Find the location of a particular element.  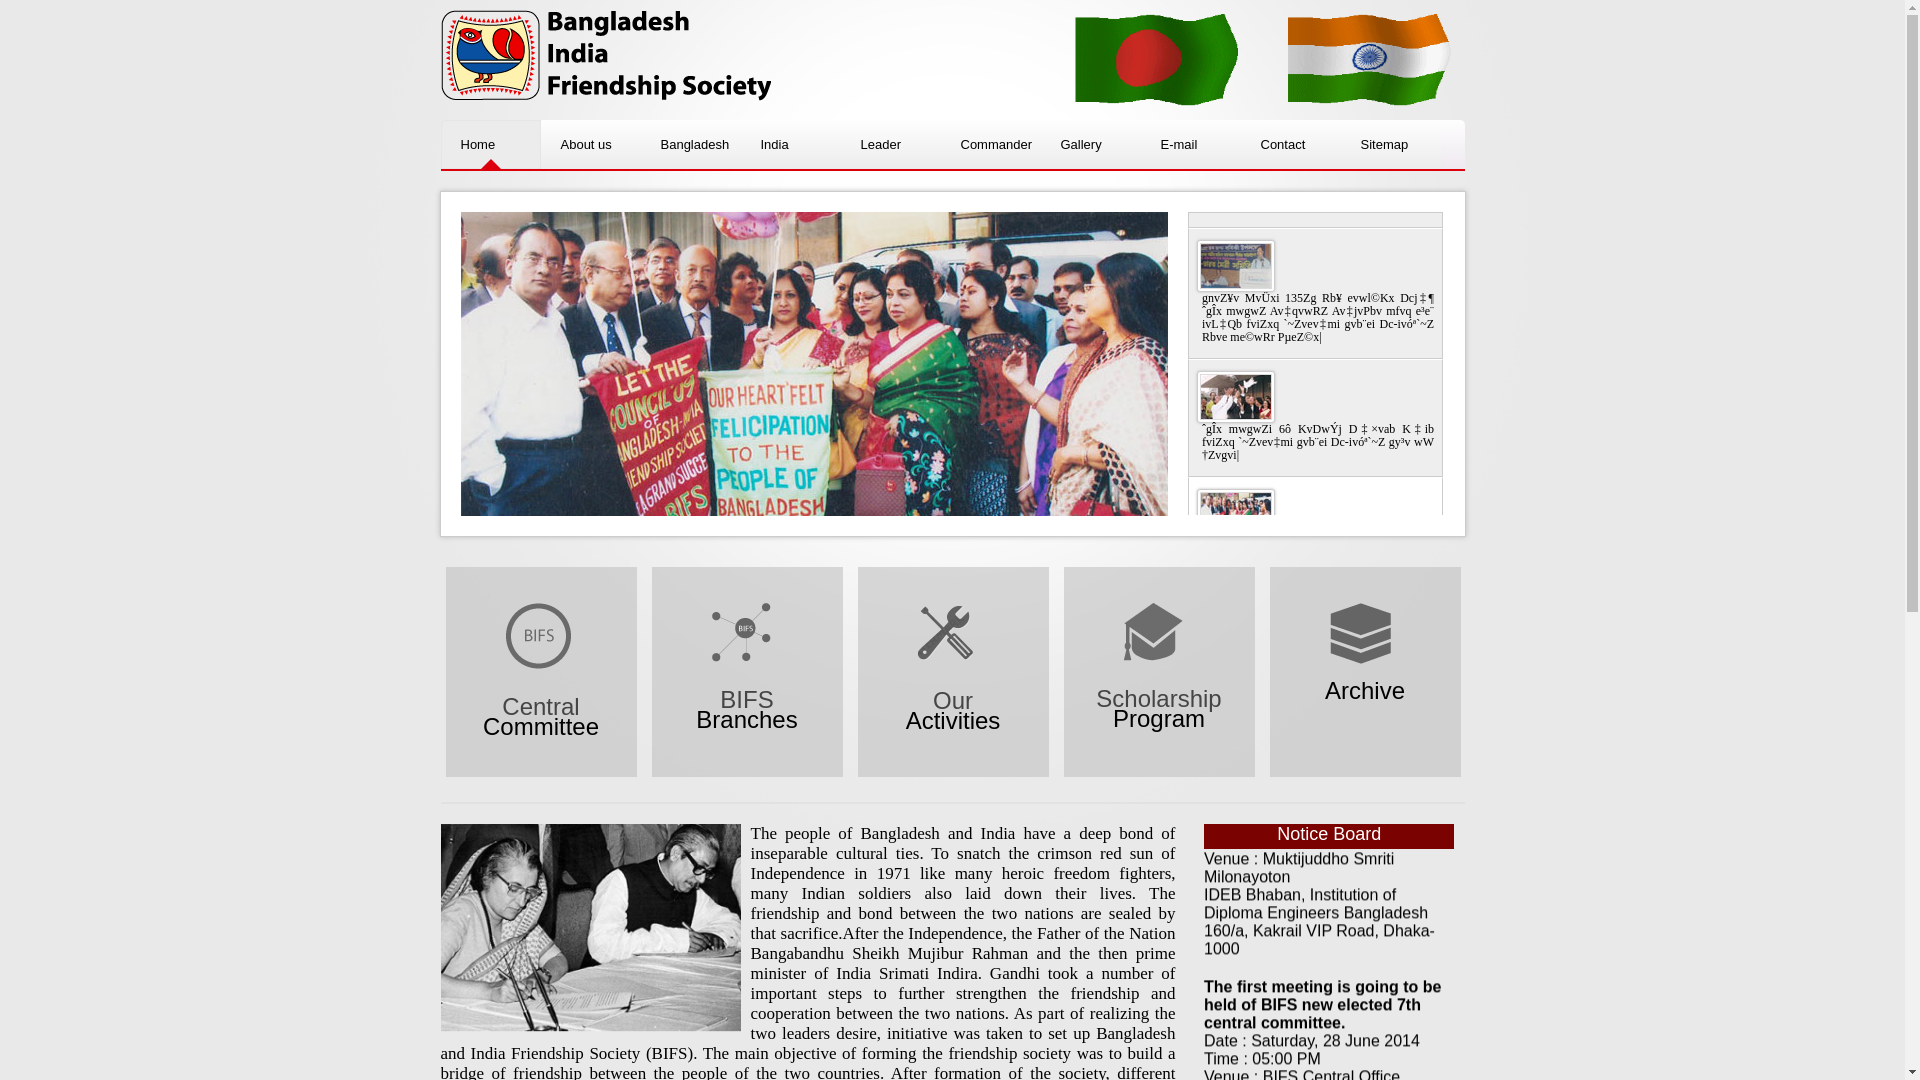

'Sitemap' is located at coordinates (1389, 143).